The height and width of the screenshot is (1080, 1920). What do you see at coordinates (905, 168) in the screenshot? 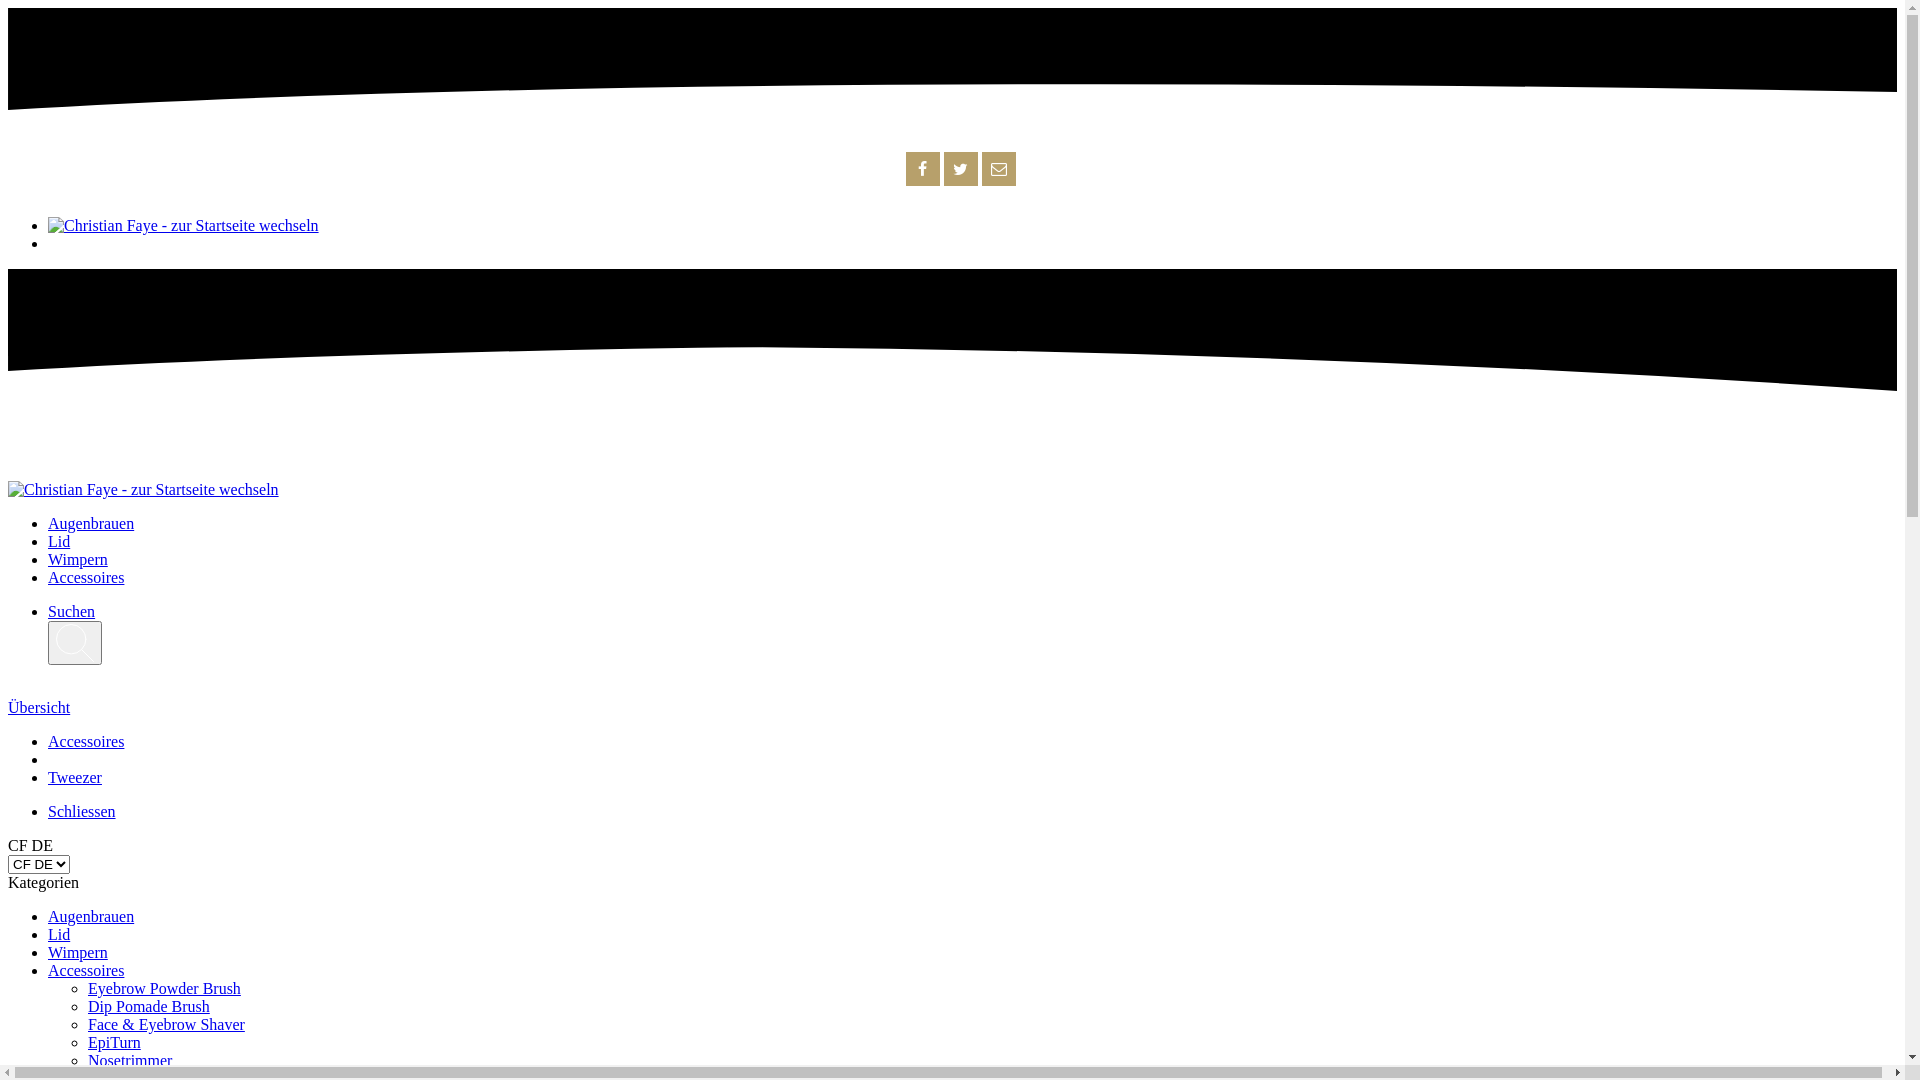
I see `'Facebook'` at bounding box center [905, 168].